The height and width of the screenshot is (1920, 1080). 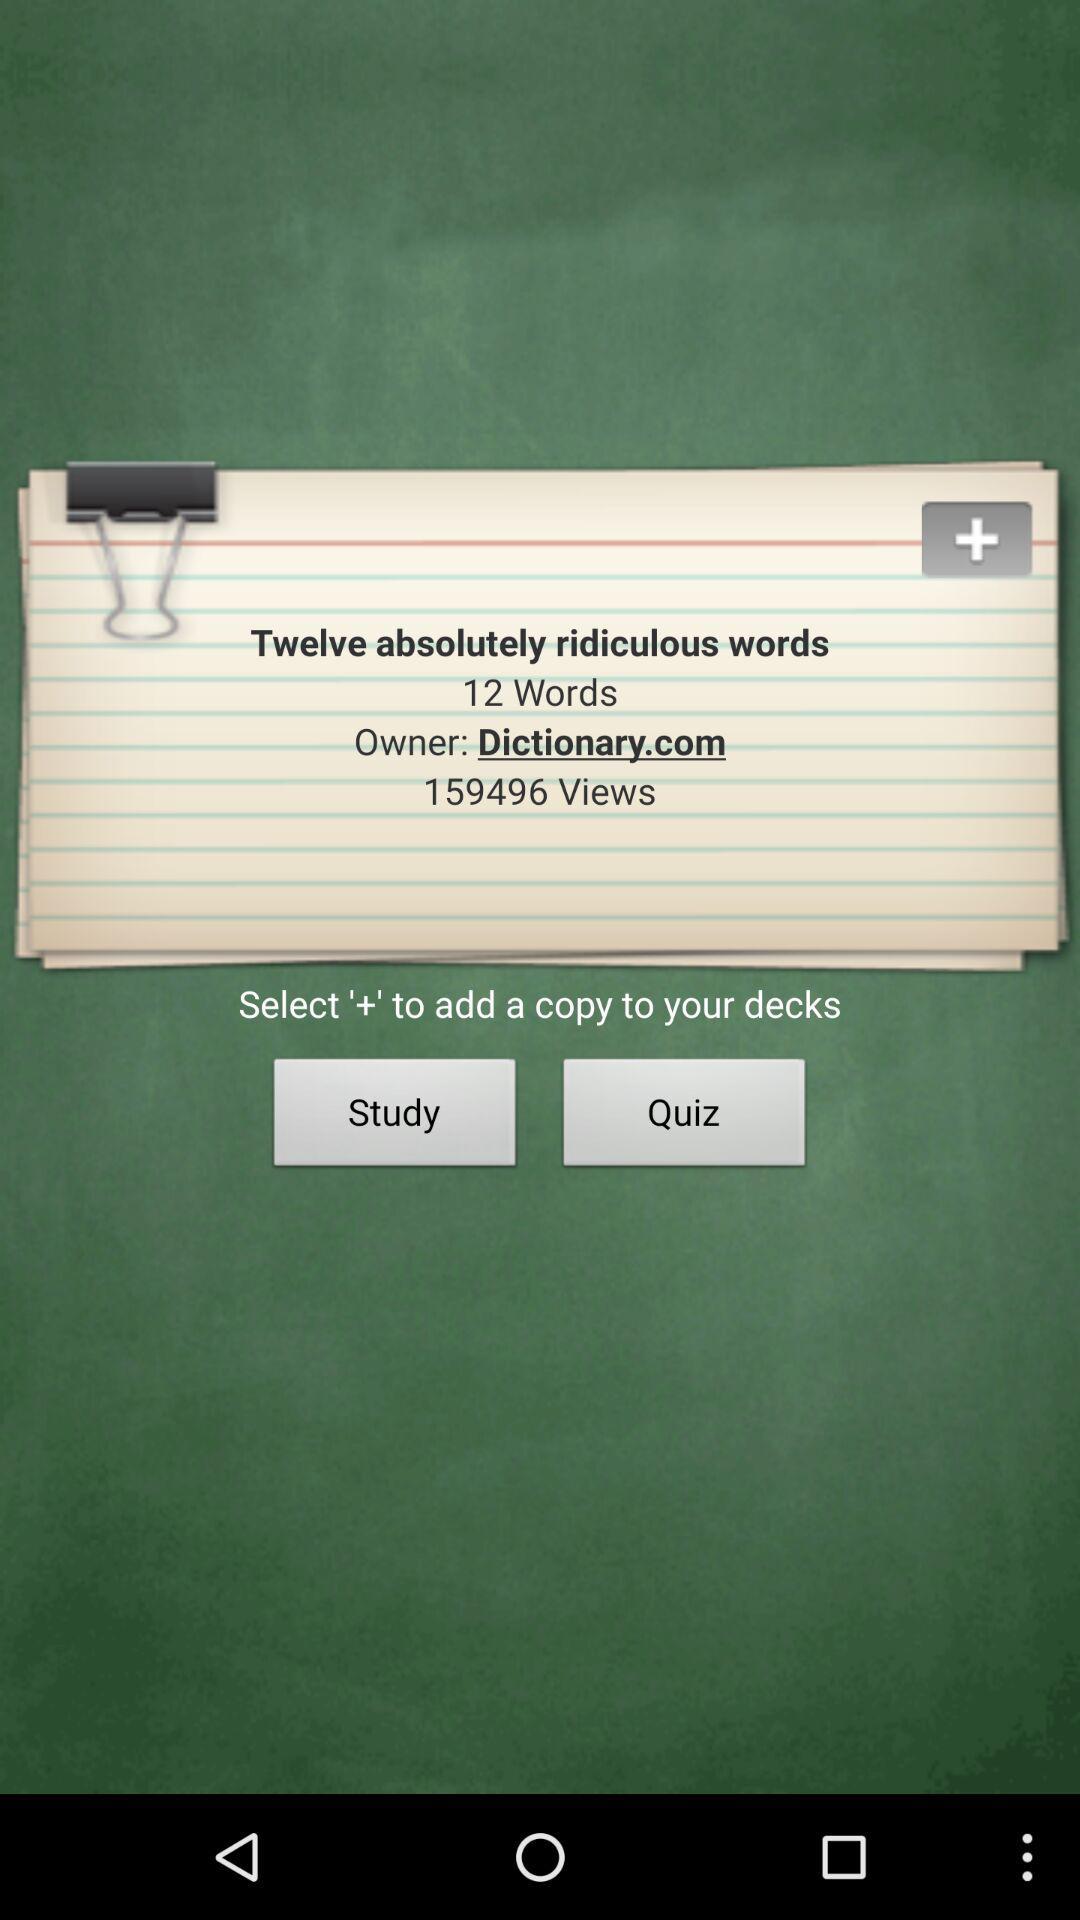 I want to click on a copy to your deck, so click(x=1000, y=515).